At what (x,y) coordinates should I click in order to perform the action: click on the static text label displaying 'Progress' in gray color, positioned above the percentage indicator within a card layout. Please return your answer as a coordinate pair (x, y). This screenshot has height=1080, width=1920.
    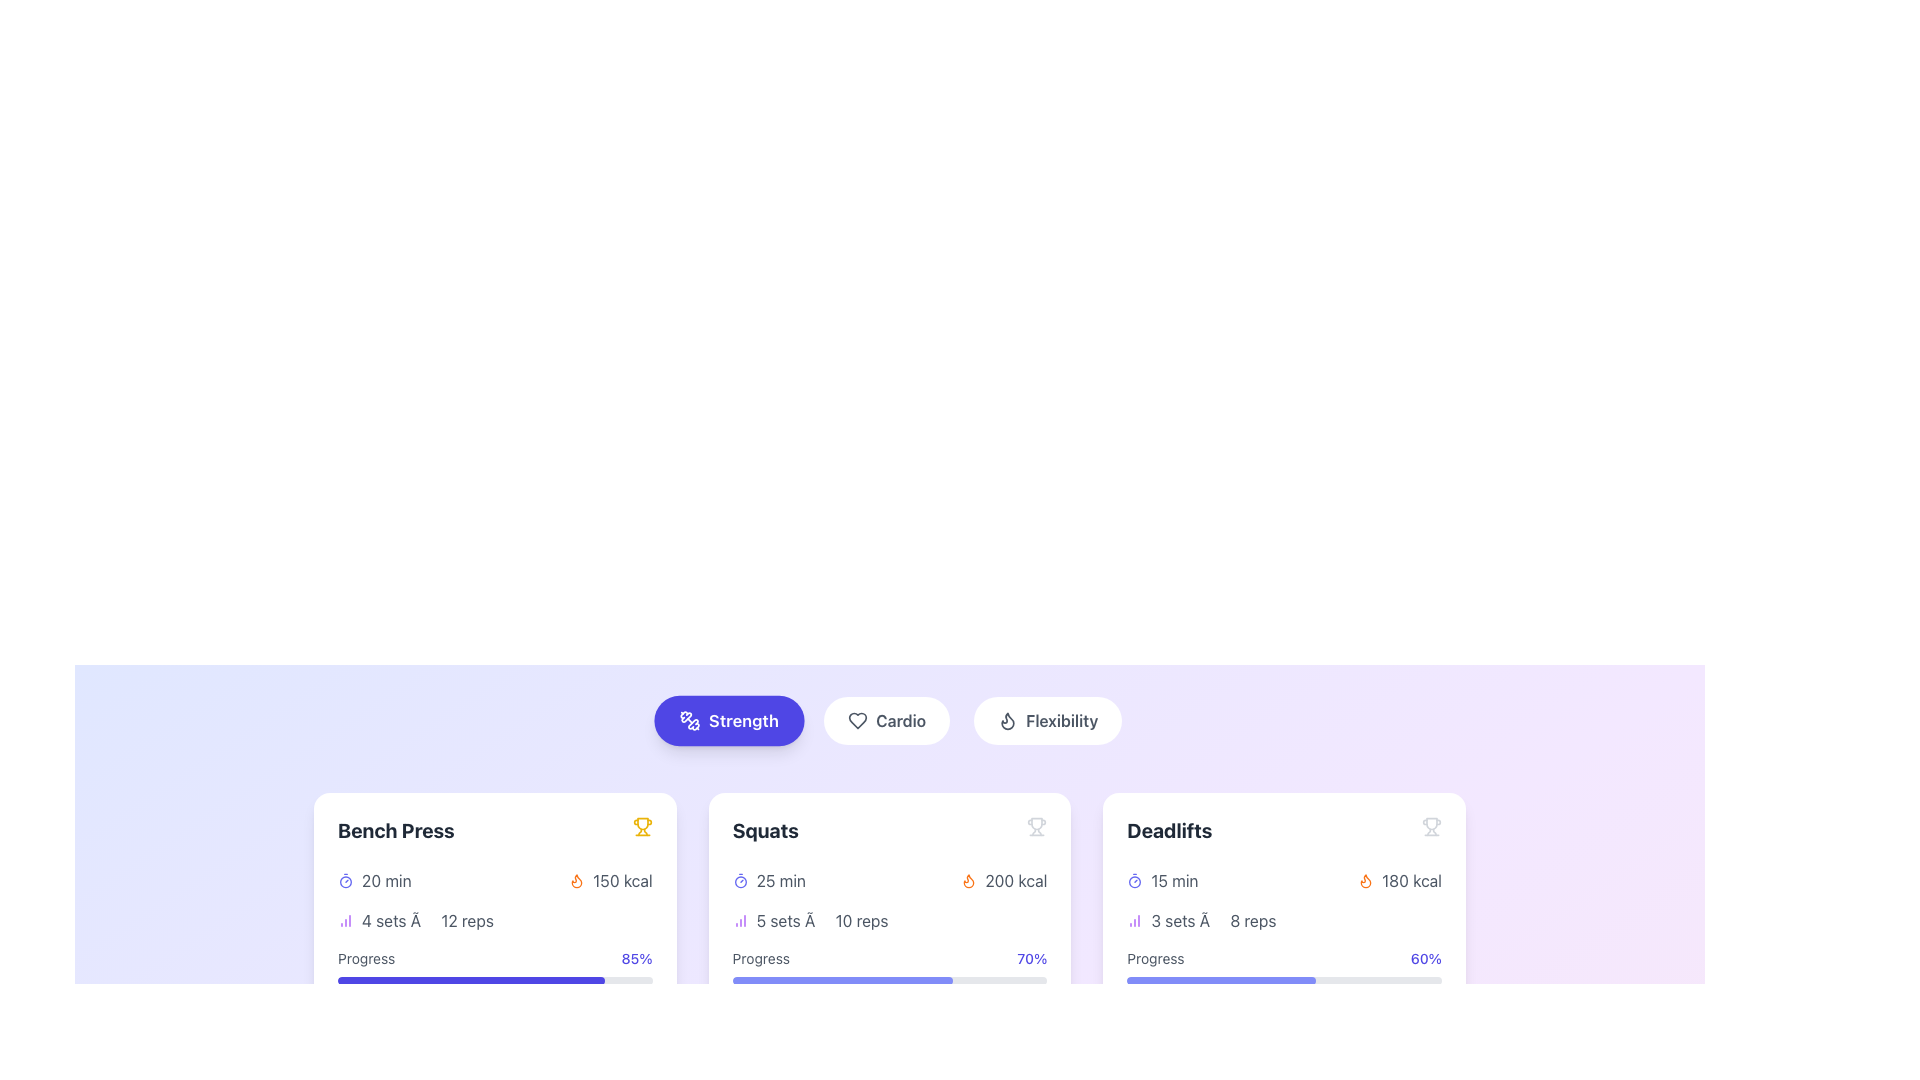
    Looking at the image, I should click on (366, 958).